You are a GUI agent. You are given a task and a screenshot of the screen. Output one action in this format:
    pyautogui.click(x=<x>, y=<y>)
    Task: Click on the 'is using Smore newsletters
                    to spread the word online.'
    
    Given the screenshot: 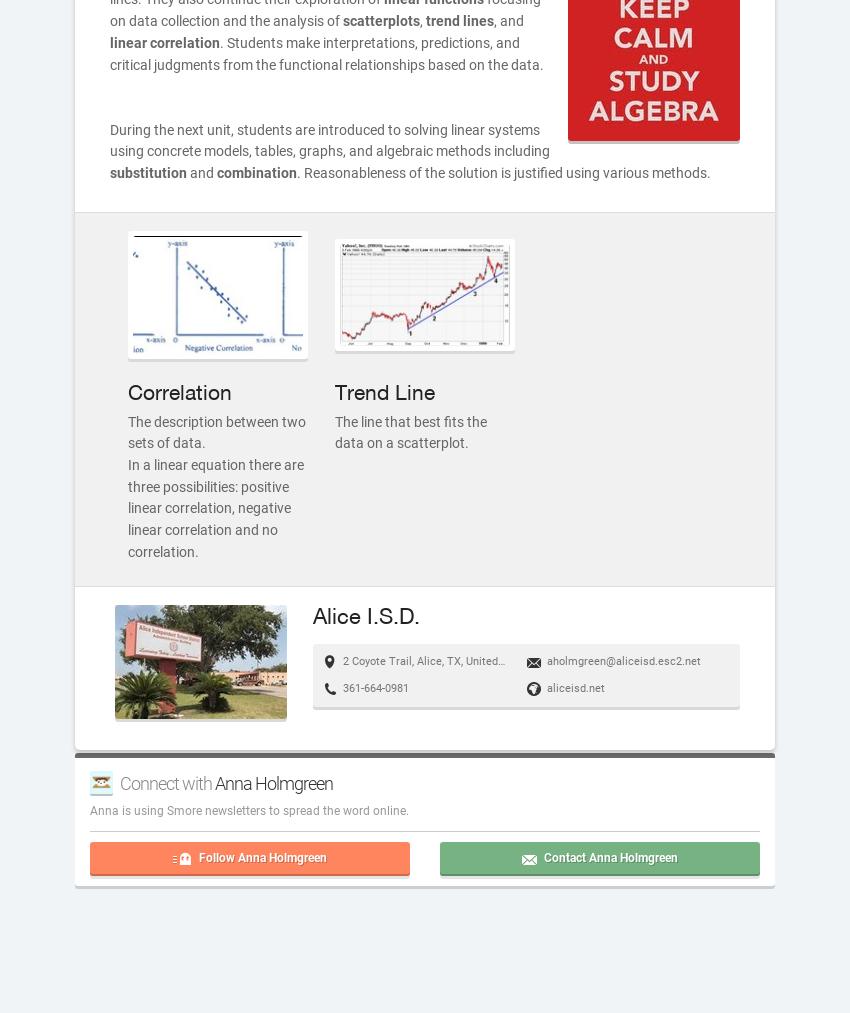 What is the action you would take?
    pyautogui.click(x=263, y=810)
    